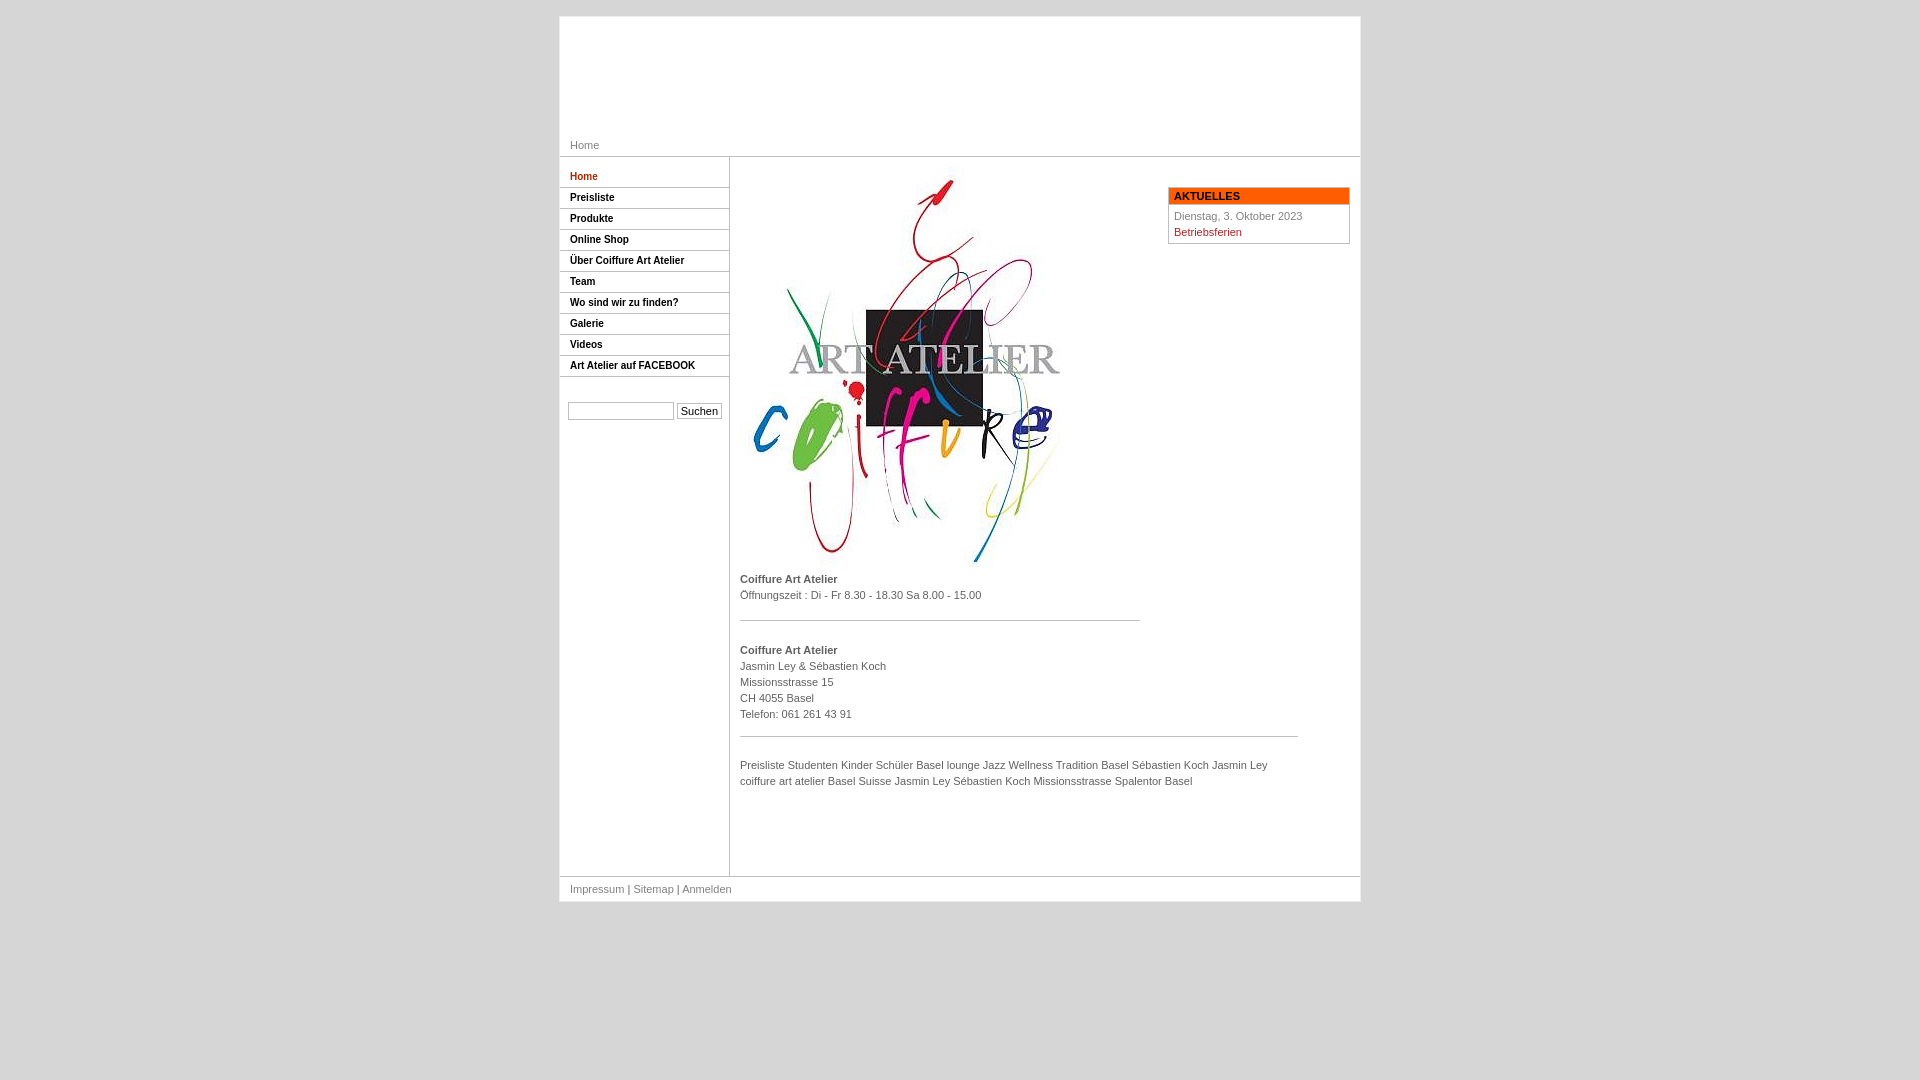 The image size is (1920, 1080). I want to click on 'Videos', so click(560, 344).